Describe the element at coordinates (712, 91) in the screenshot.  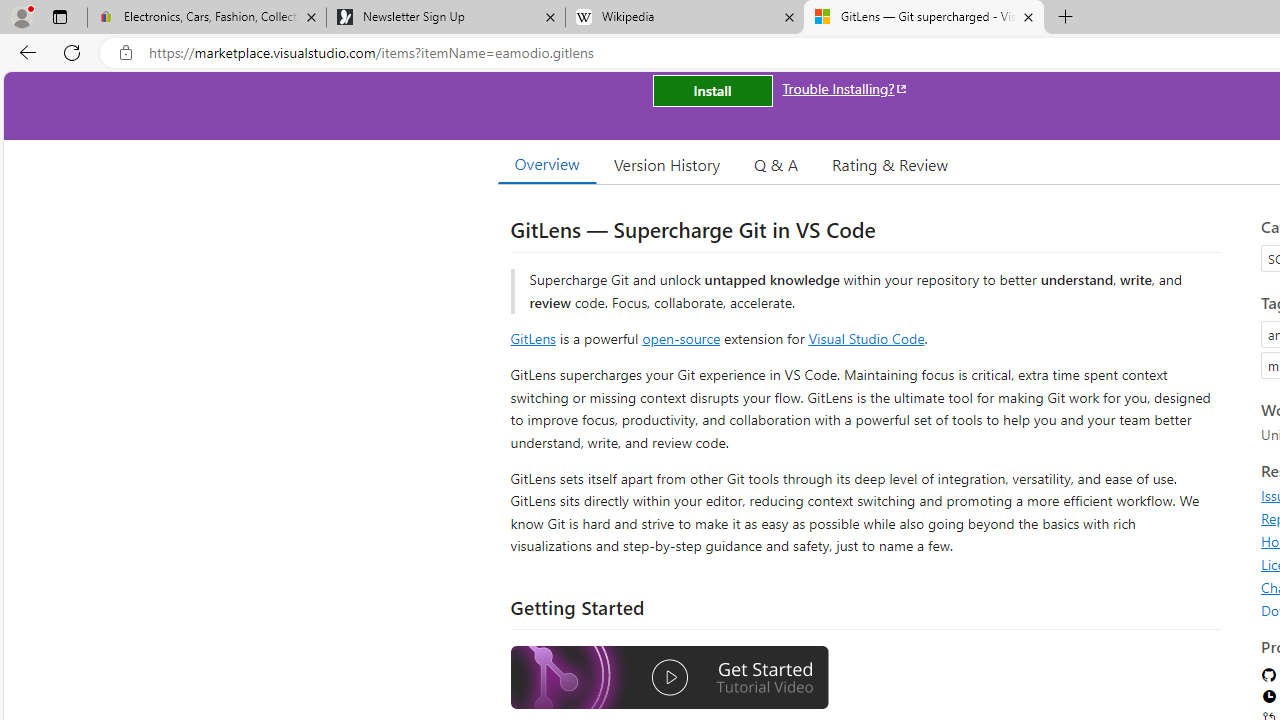
I see `'Install'` at that location.